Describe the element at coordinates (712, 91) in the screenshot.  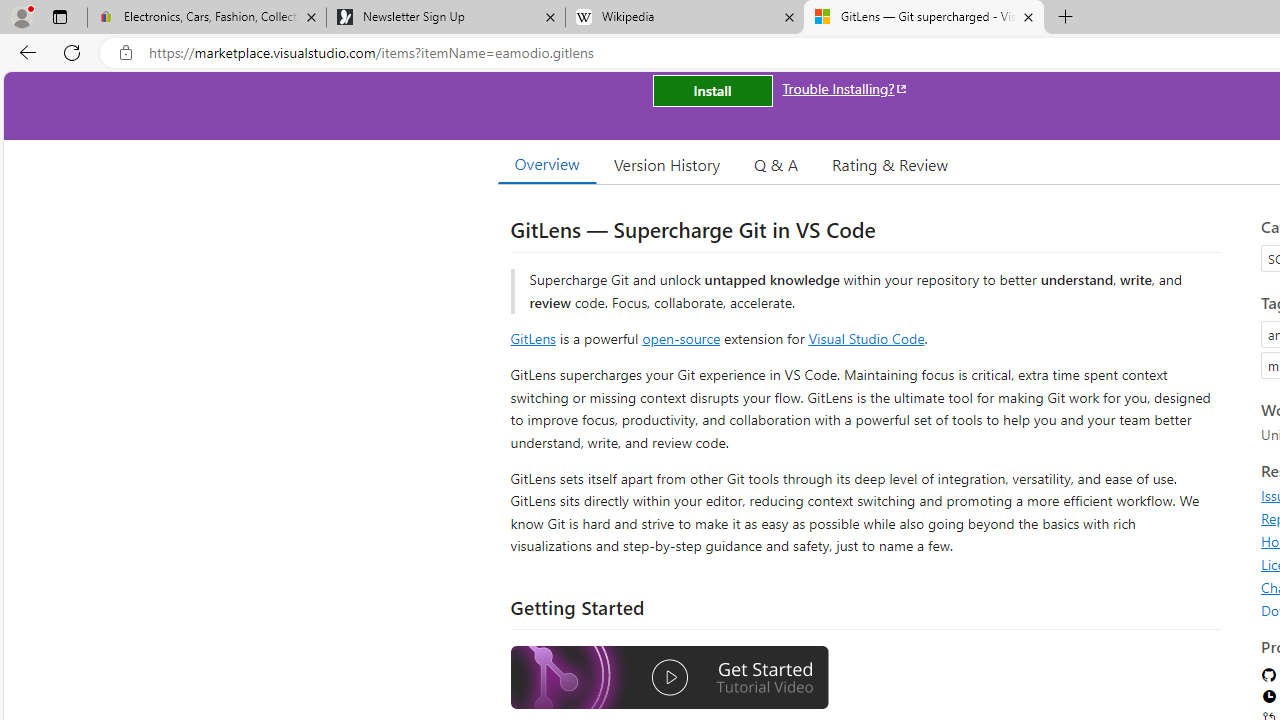
I see `'Install'` at that location.